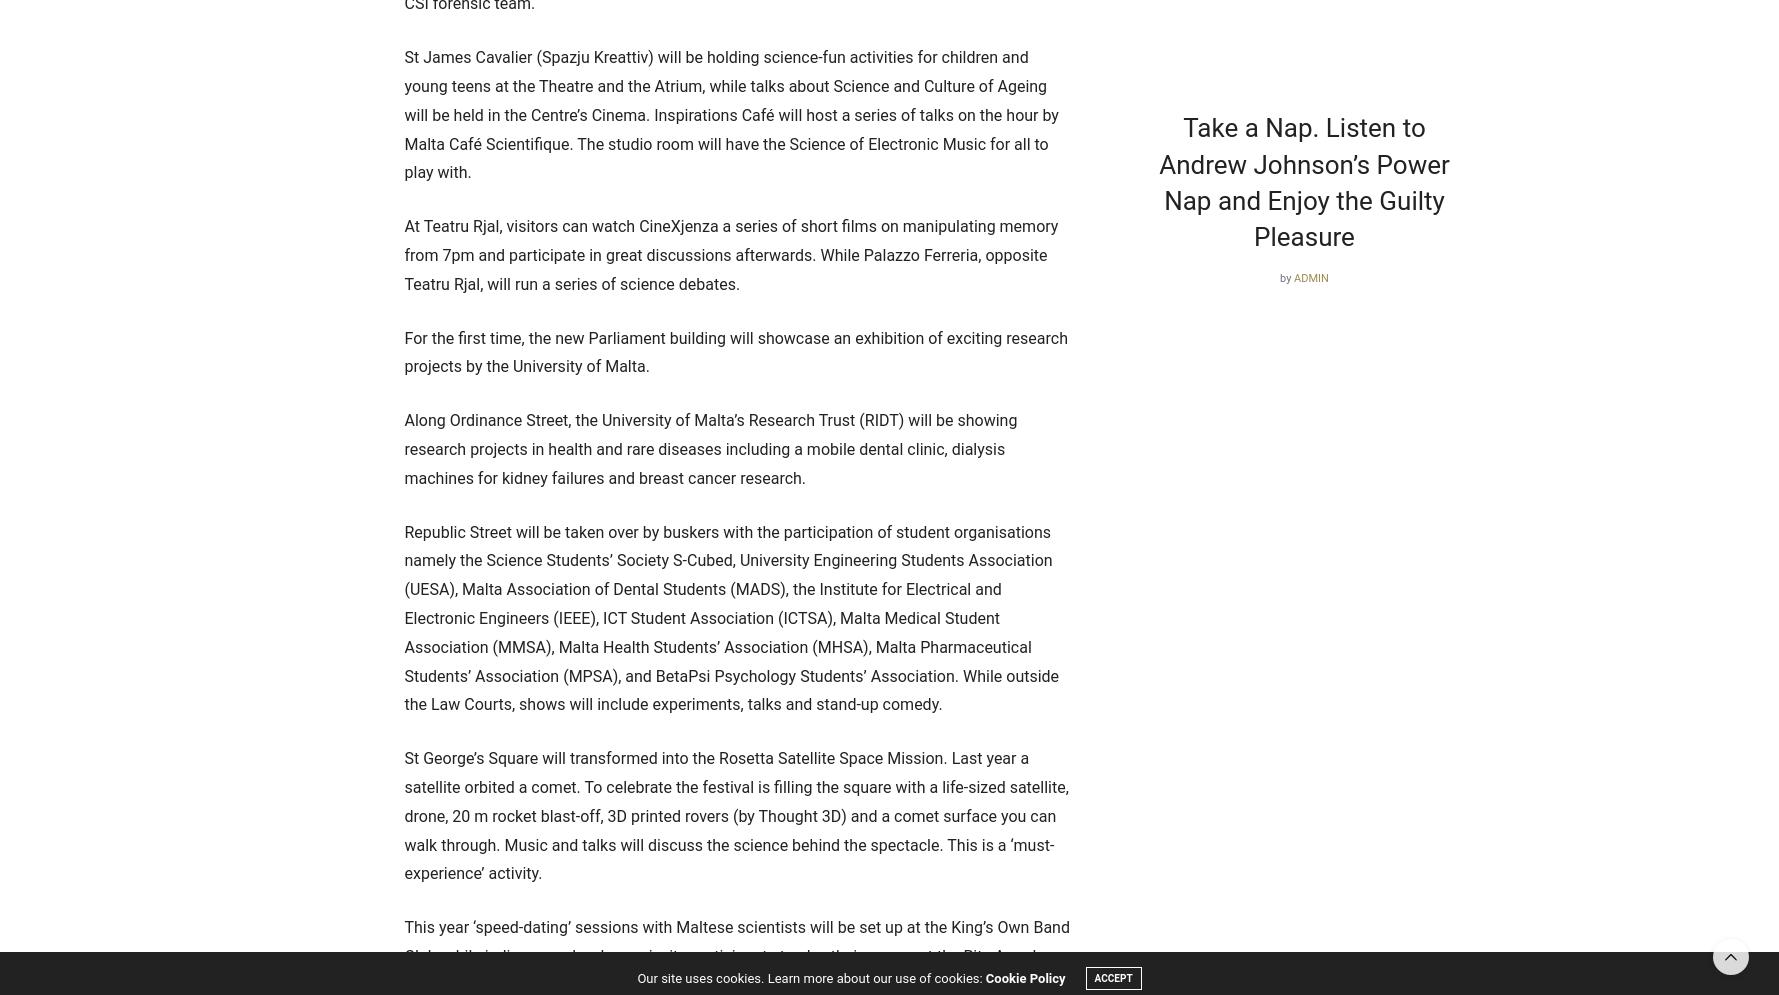 This screenshot has width=1779, height=995. What do you see at coordinates (778, 164) in the screenshot?
I see `'Plan Some Quality Time with Your Favourite Person'` at bounding box center [778, 164].